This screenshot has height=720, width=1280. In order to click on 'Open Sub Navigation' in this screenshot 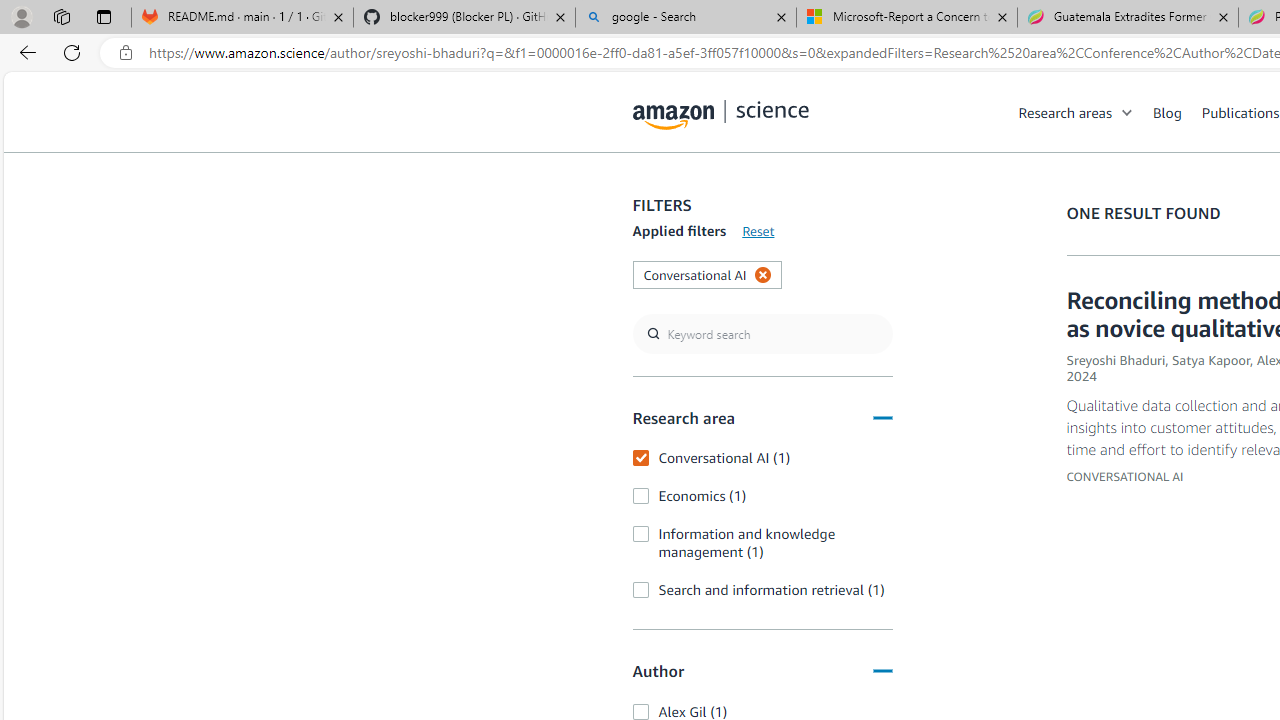, I will do `click(1128, 111)`.